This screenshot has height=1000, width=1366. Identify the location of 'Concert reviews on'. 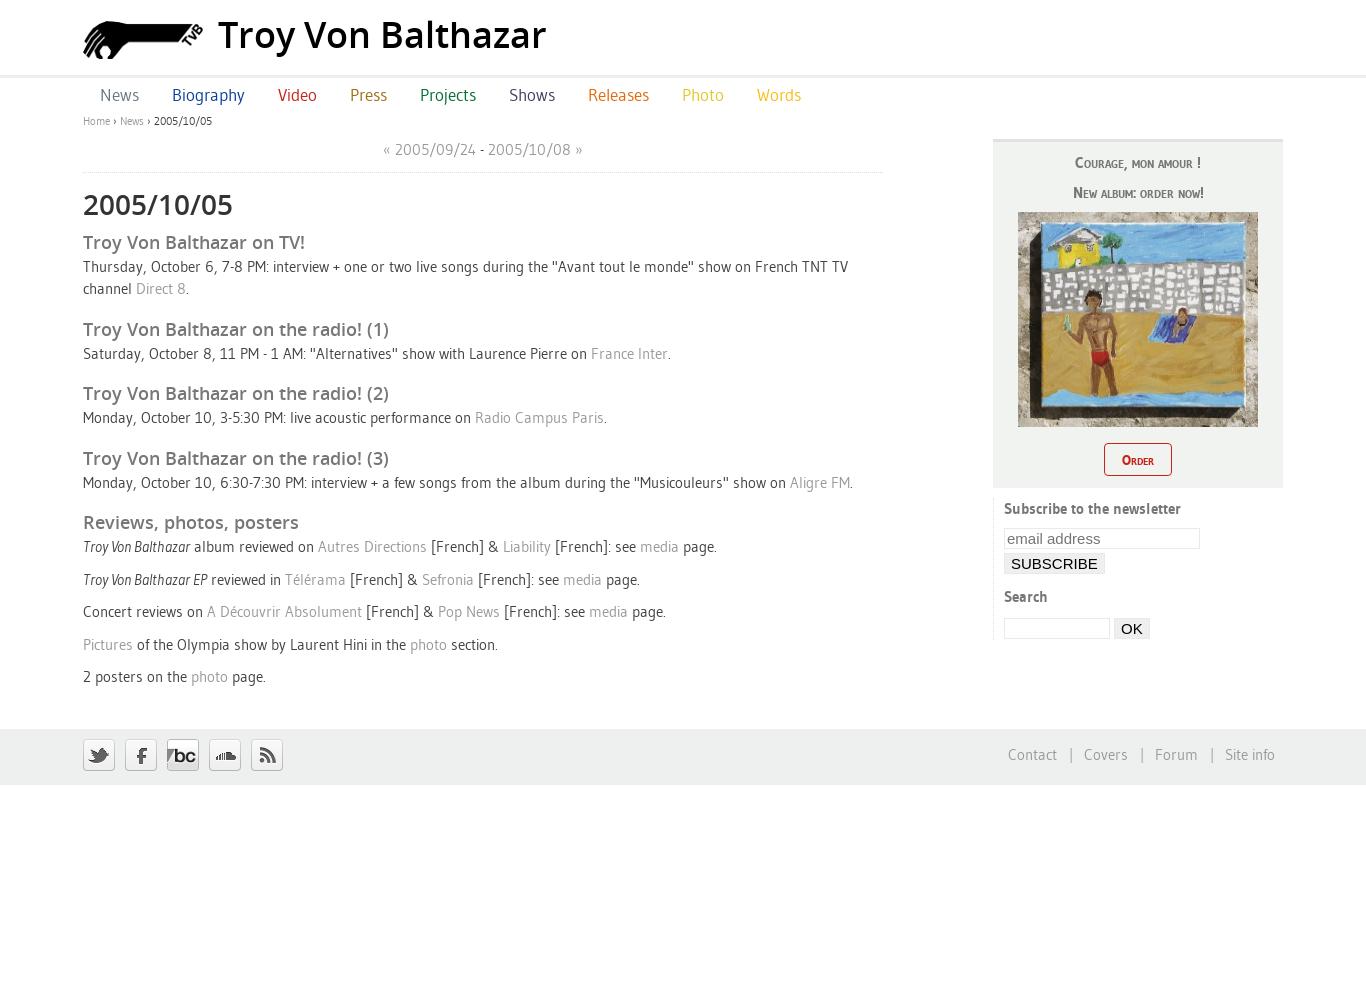
(143, 610).